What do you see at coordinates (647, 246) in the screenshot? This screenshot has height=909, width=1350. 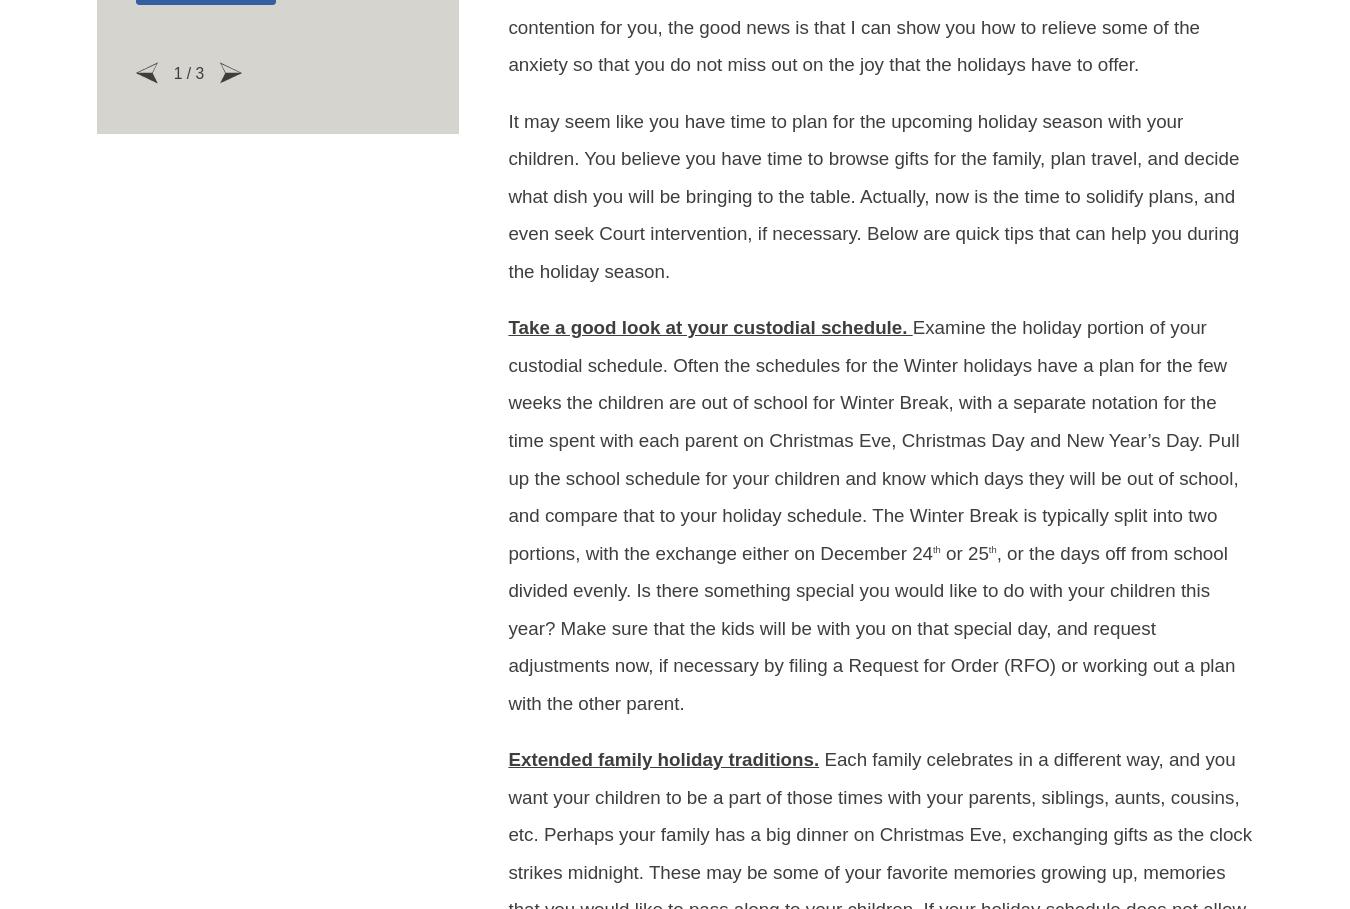 I see `'Child Custody'` at bounding box center [647, 246].